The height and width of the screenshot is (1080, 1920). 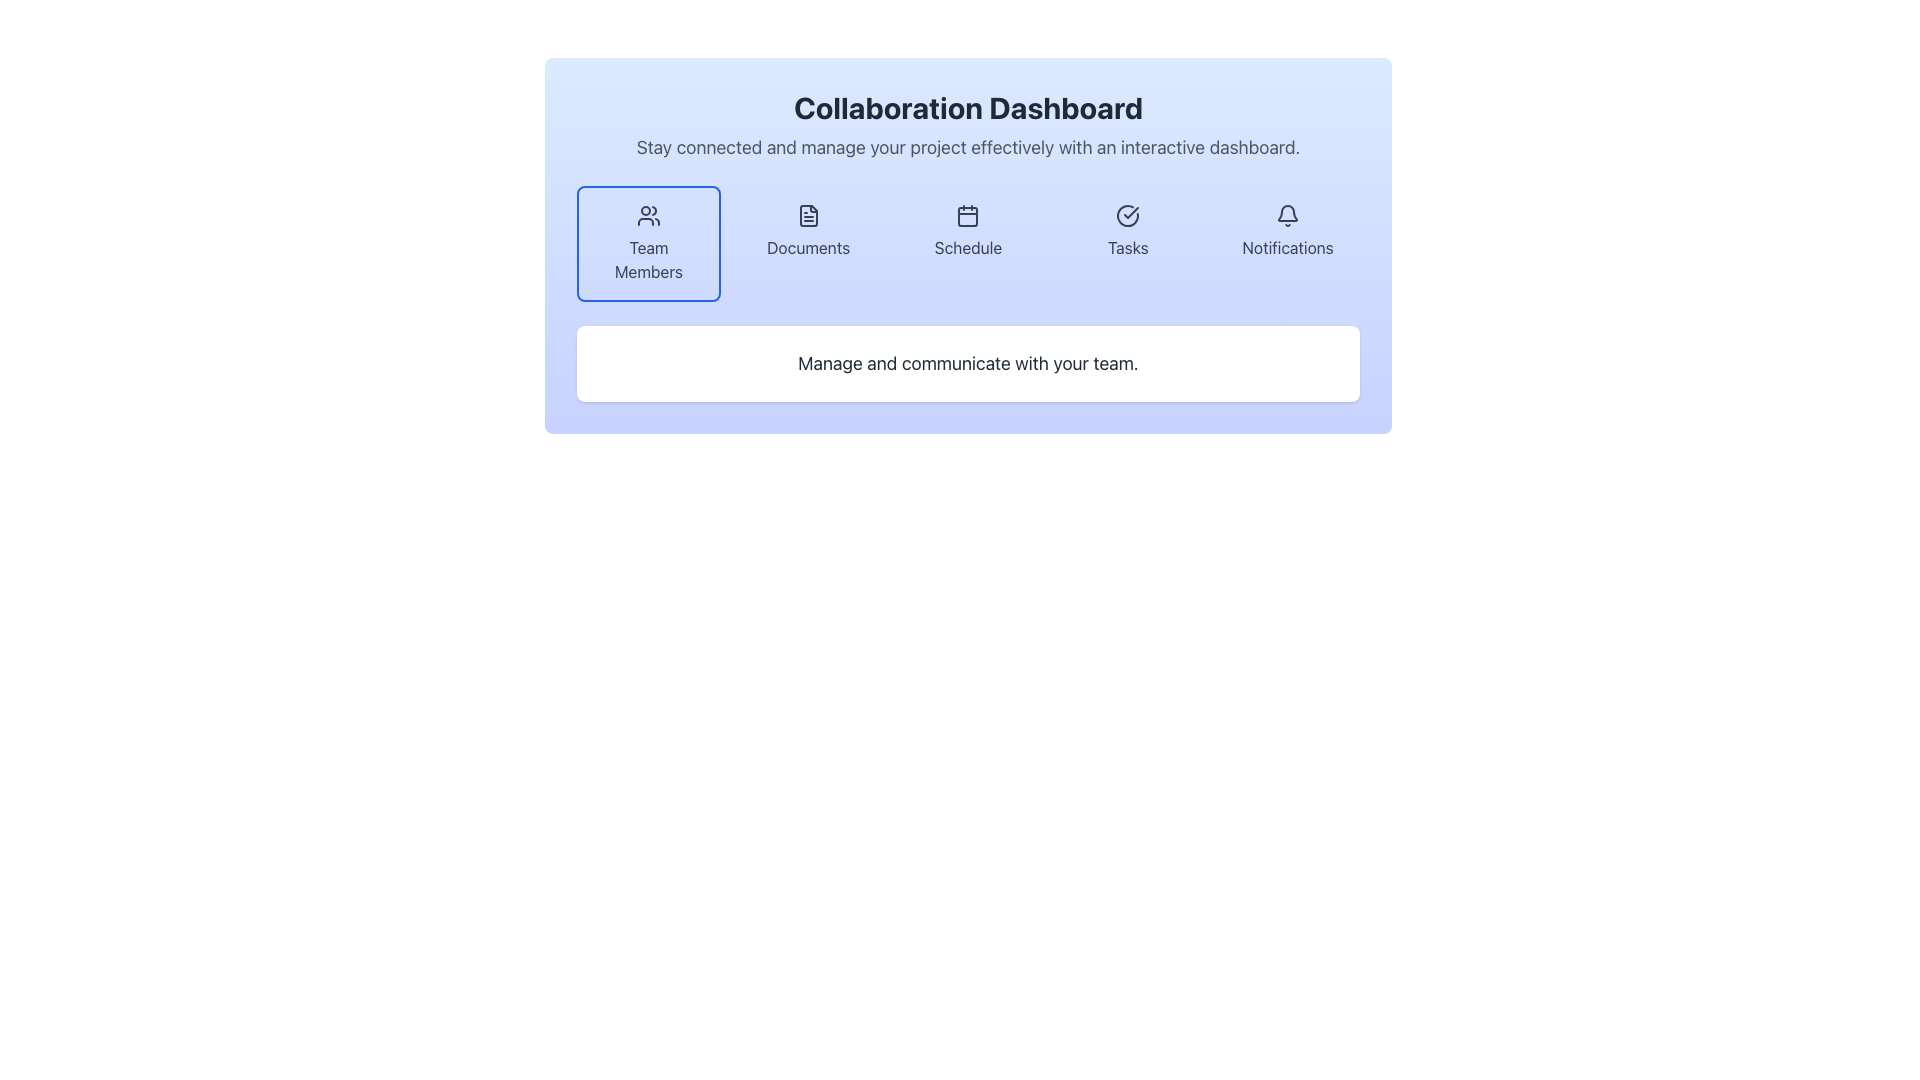 What do you see at coordinates (1287, 216) in the screenshot?
I see `the bell icon located above the 'Notifications' text` at bounding box center [1287, 216].